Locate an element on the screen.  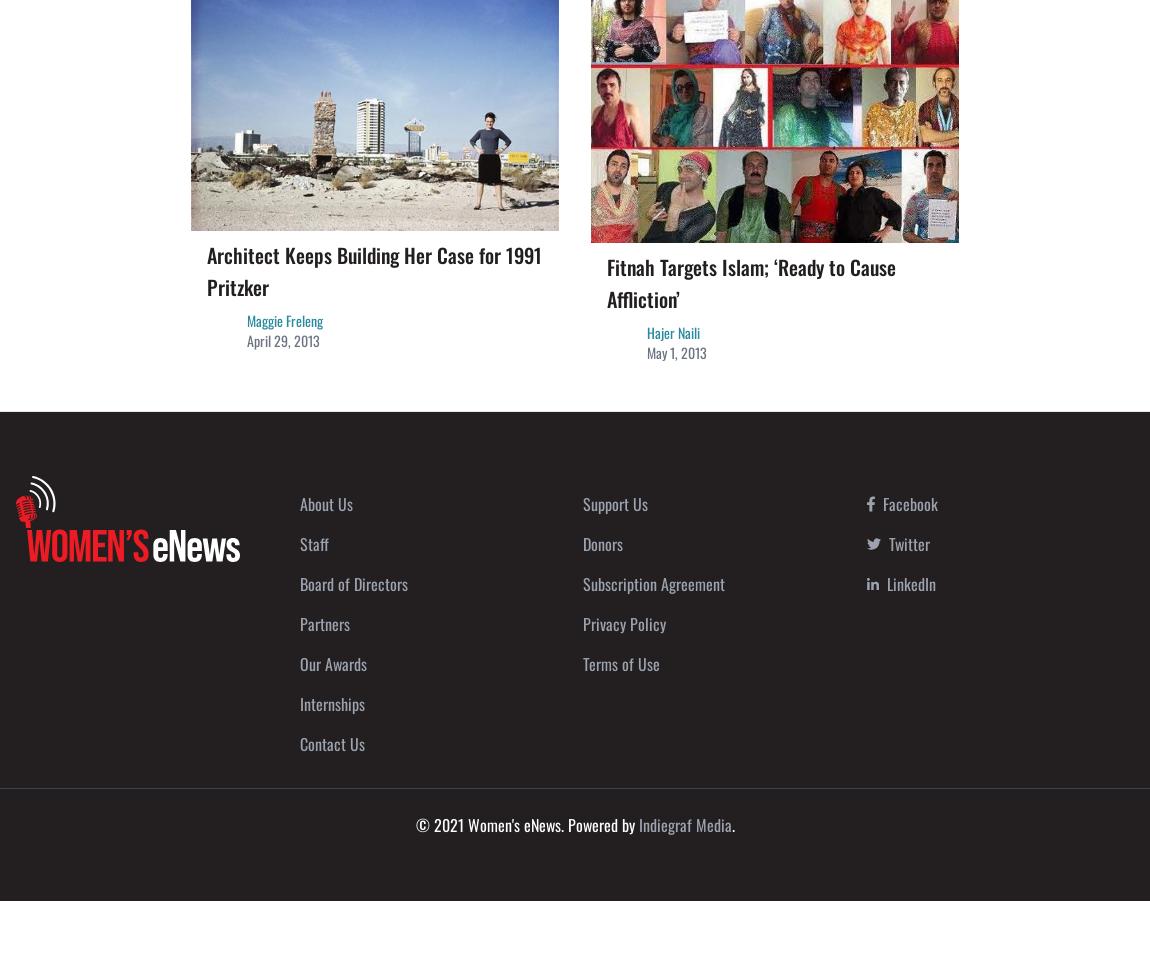
'April 29, 2013' is located at coordinates (282, 339).